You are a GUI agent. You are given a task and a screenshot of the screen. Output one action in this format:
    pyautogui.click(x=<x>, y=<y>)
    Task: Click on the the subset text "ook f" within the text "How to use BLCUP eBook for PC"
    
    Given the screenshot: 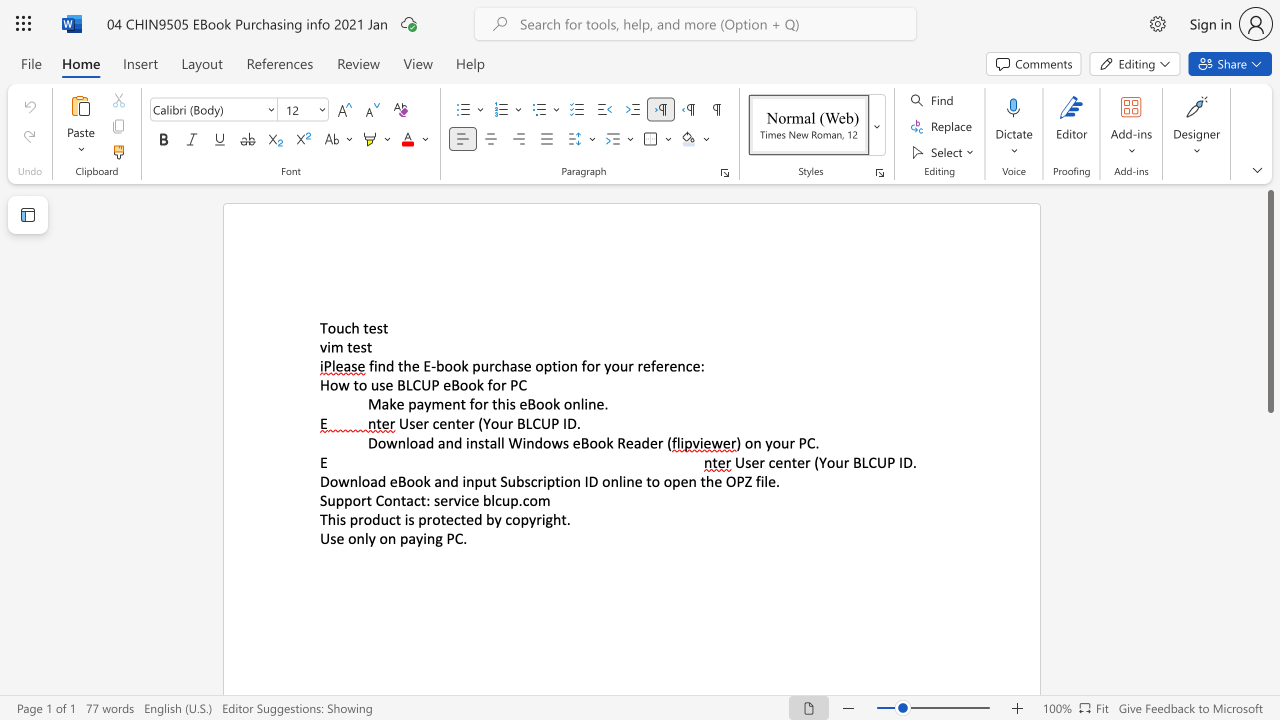 What is the action you would take?
    pyautogui.click(x=458, y=385)
    